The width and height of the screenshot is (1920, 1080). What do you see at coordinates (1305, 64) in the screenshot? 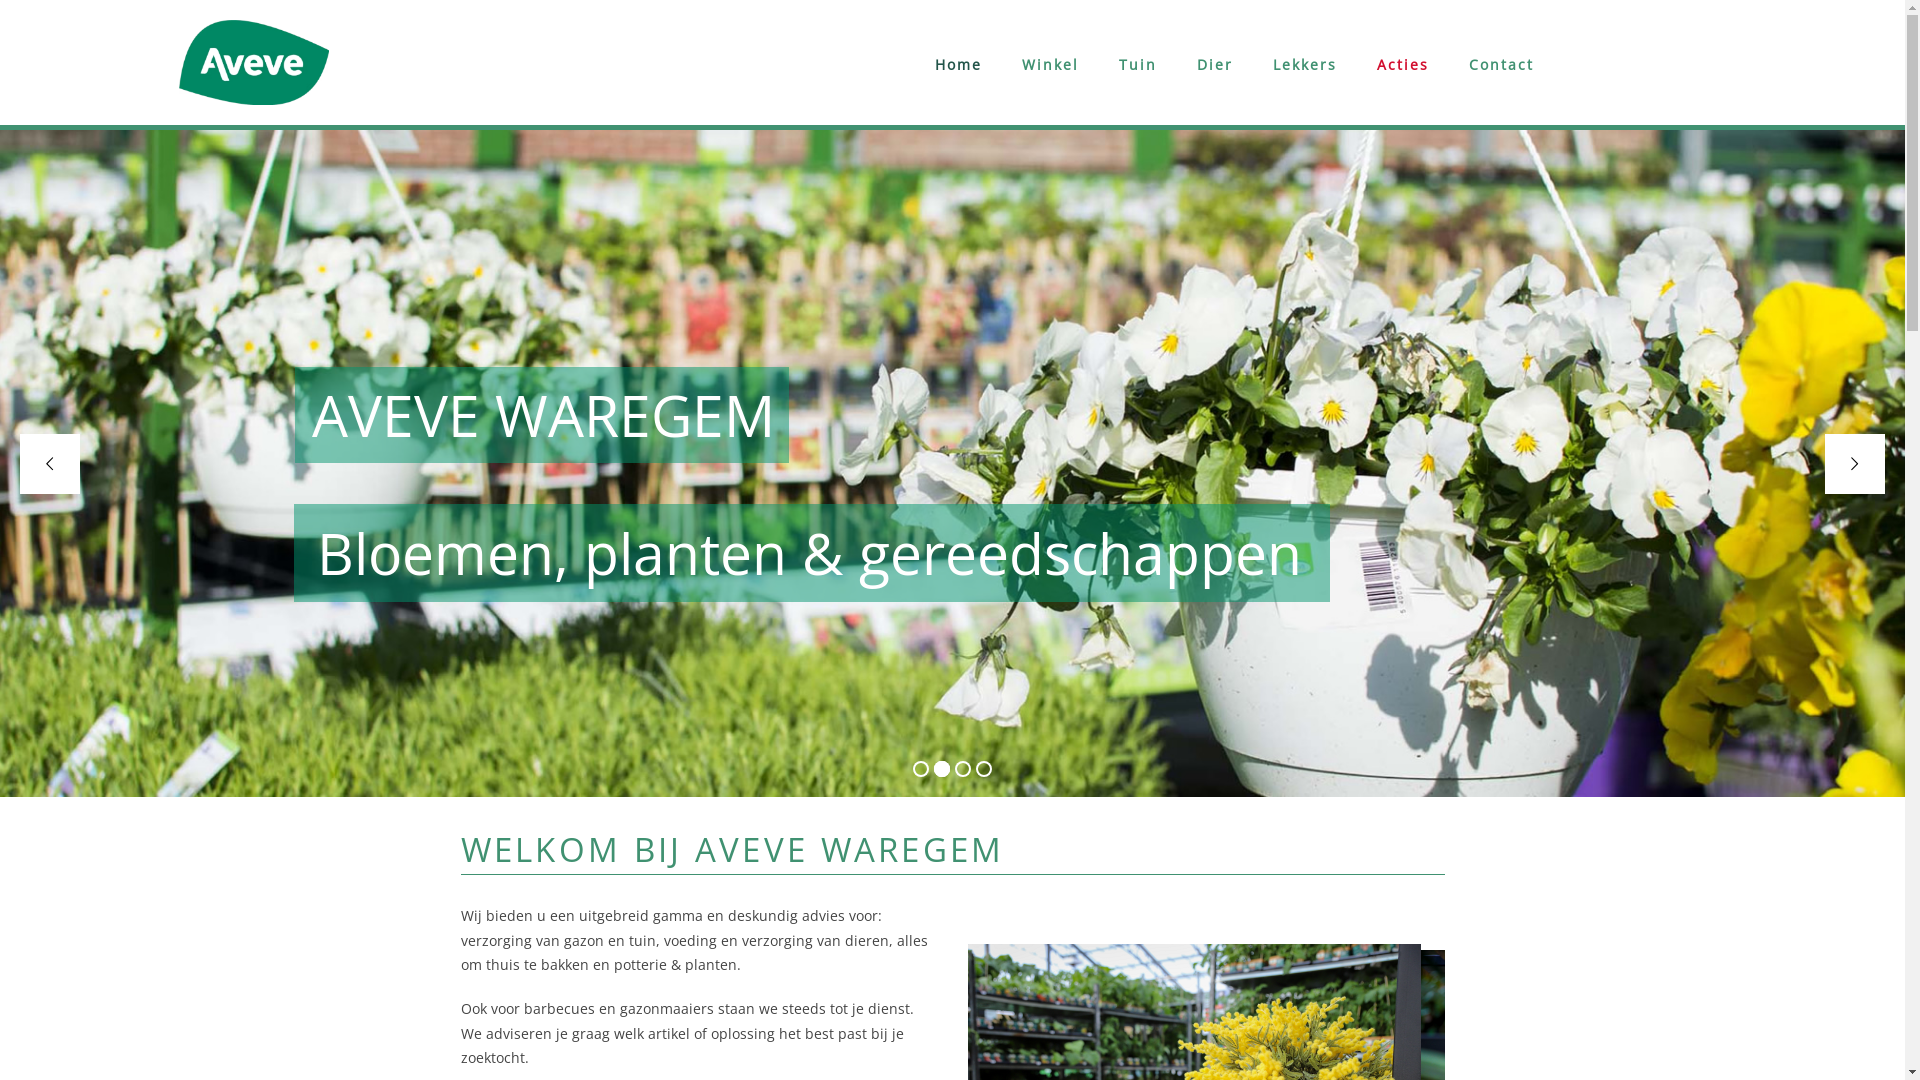
I see `'Lekkers'` at bounding box center [1305, 64].